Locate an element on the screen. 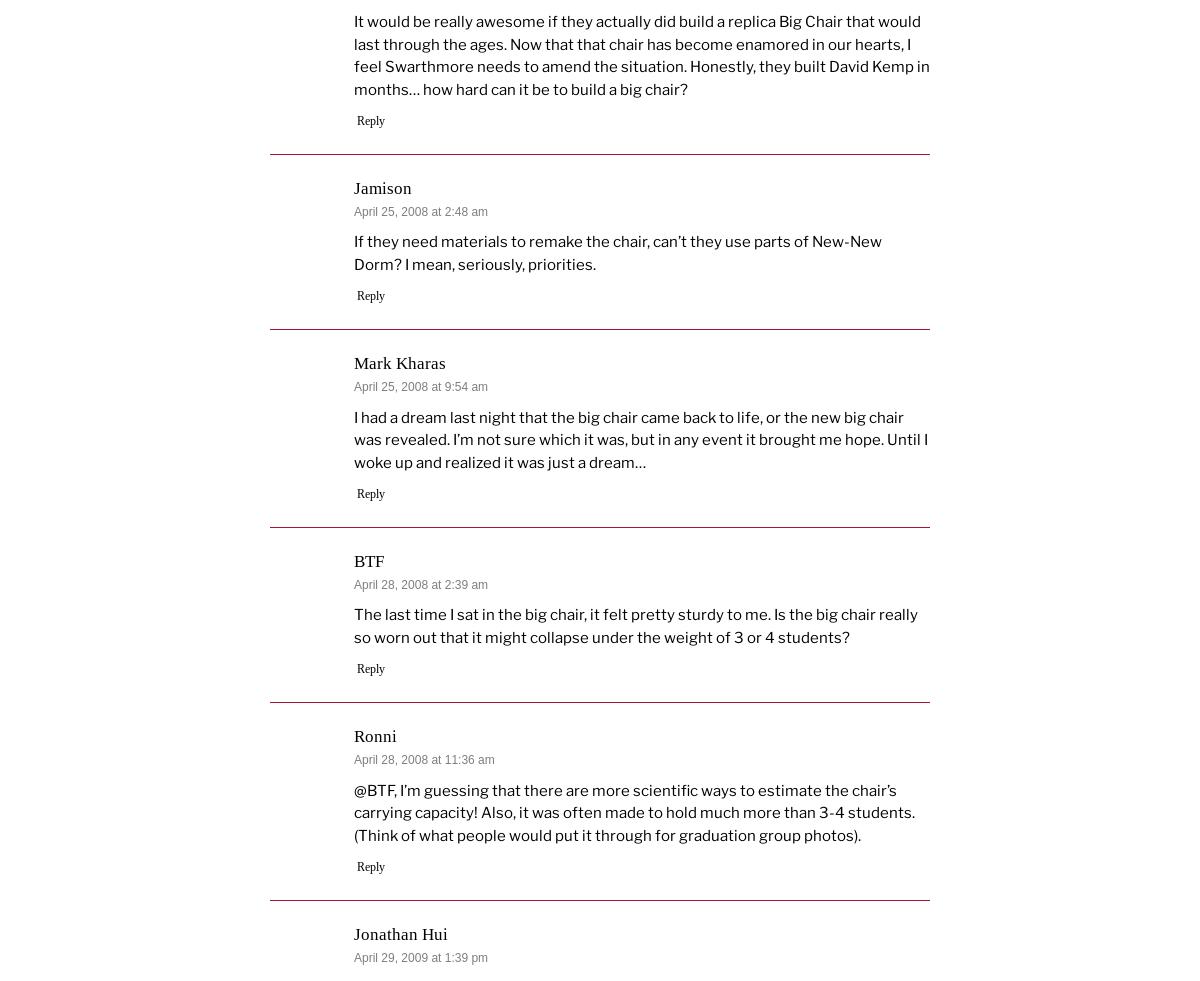  'It would be really awesome if they actually did build a replica Big Chair that would last through the ages.  Now that that chair has become enamored in our hearts, I feel Swarthmore needs to amend the situation.  Honestly, they built David Kemp in months… how hard can it be to build a big chair?' is located at coordinates (642, 54).